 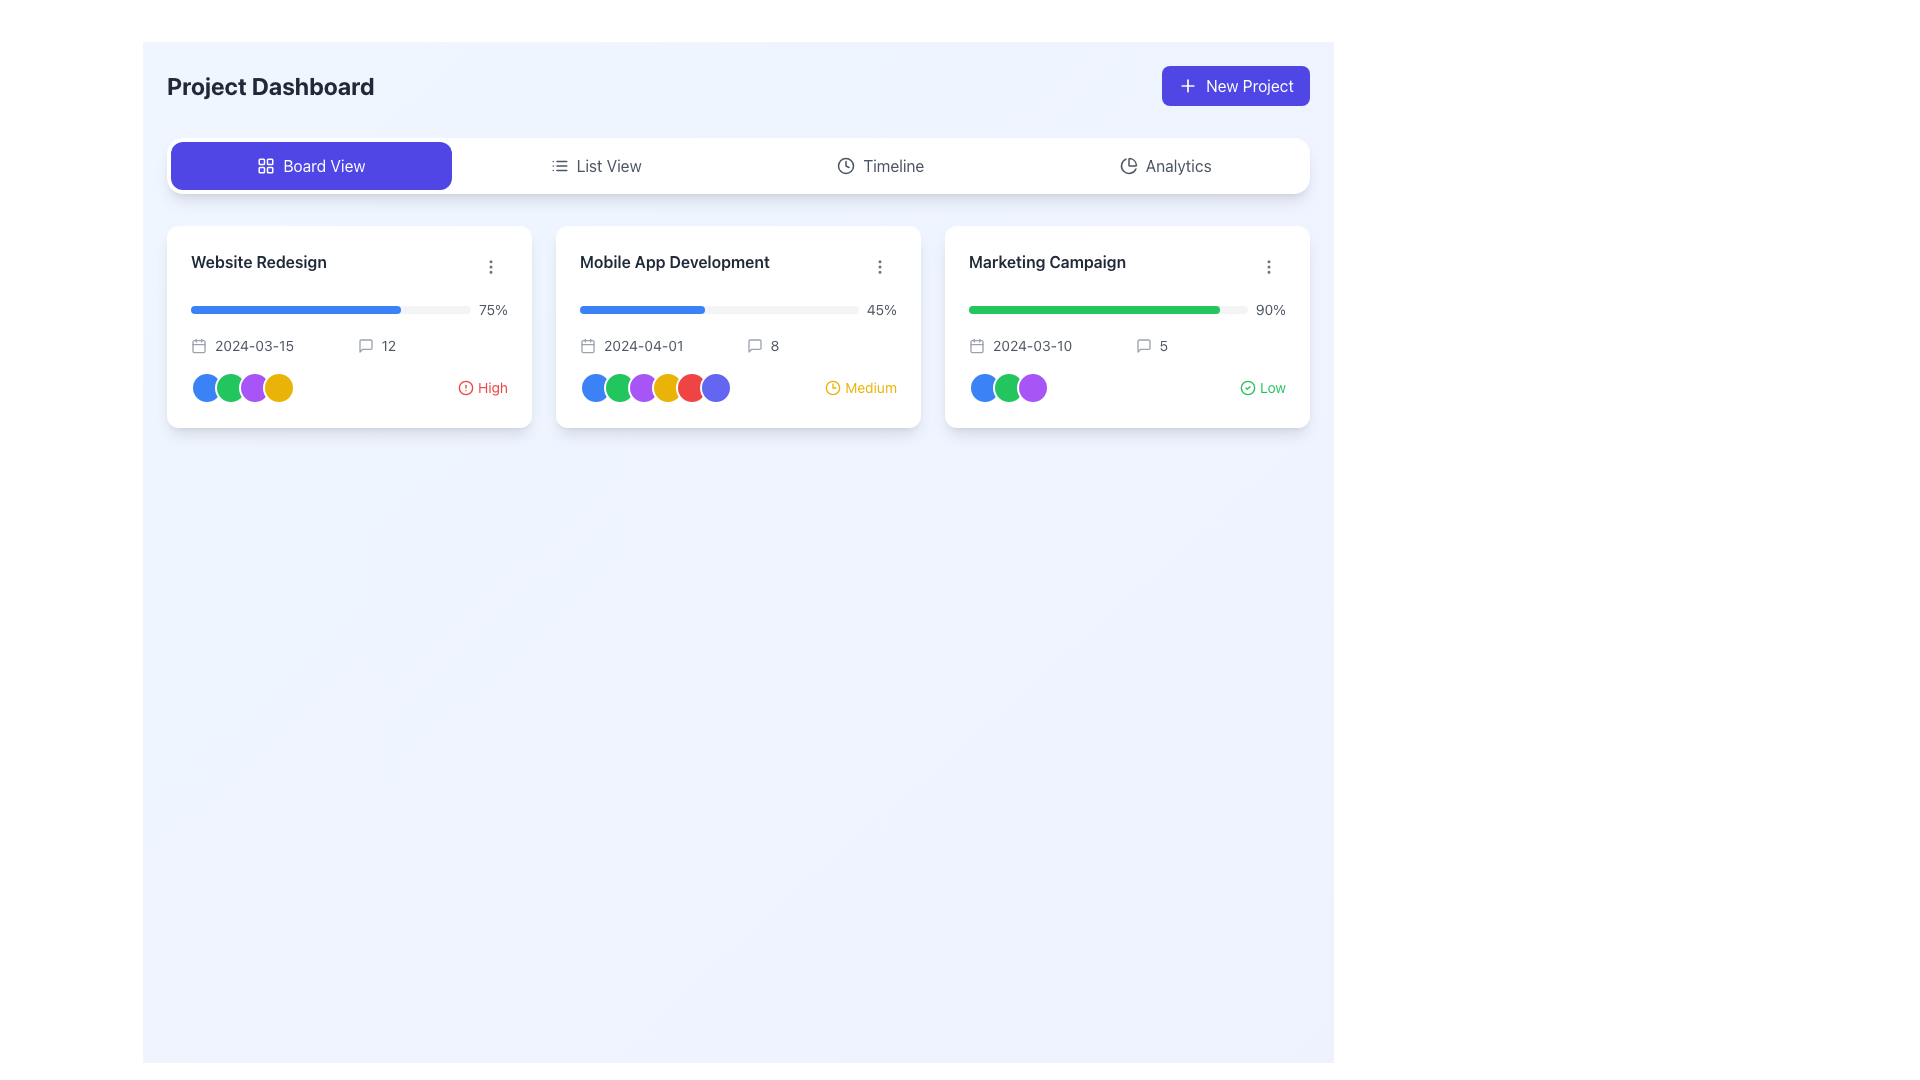 I want to click on the circular status indicator located in the bottom-middle section of the 'Mobile App Development' card, positioned fifth among six circular icons, so click(x=691, y=388).